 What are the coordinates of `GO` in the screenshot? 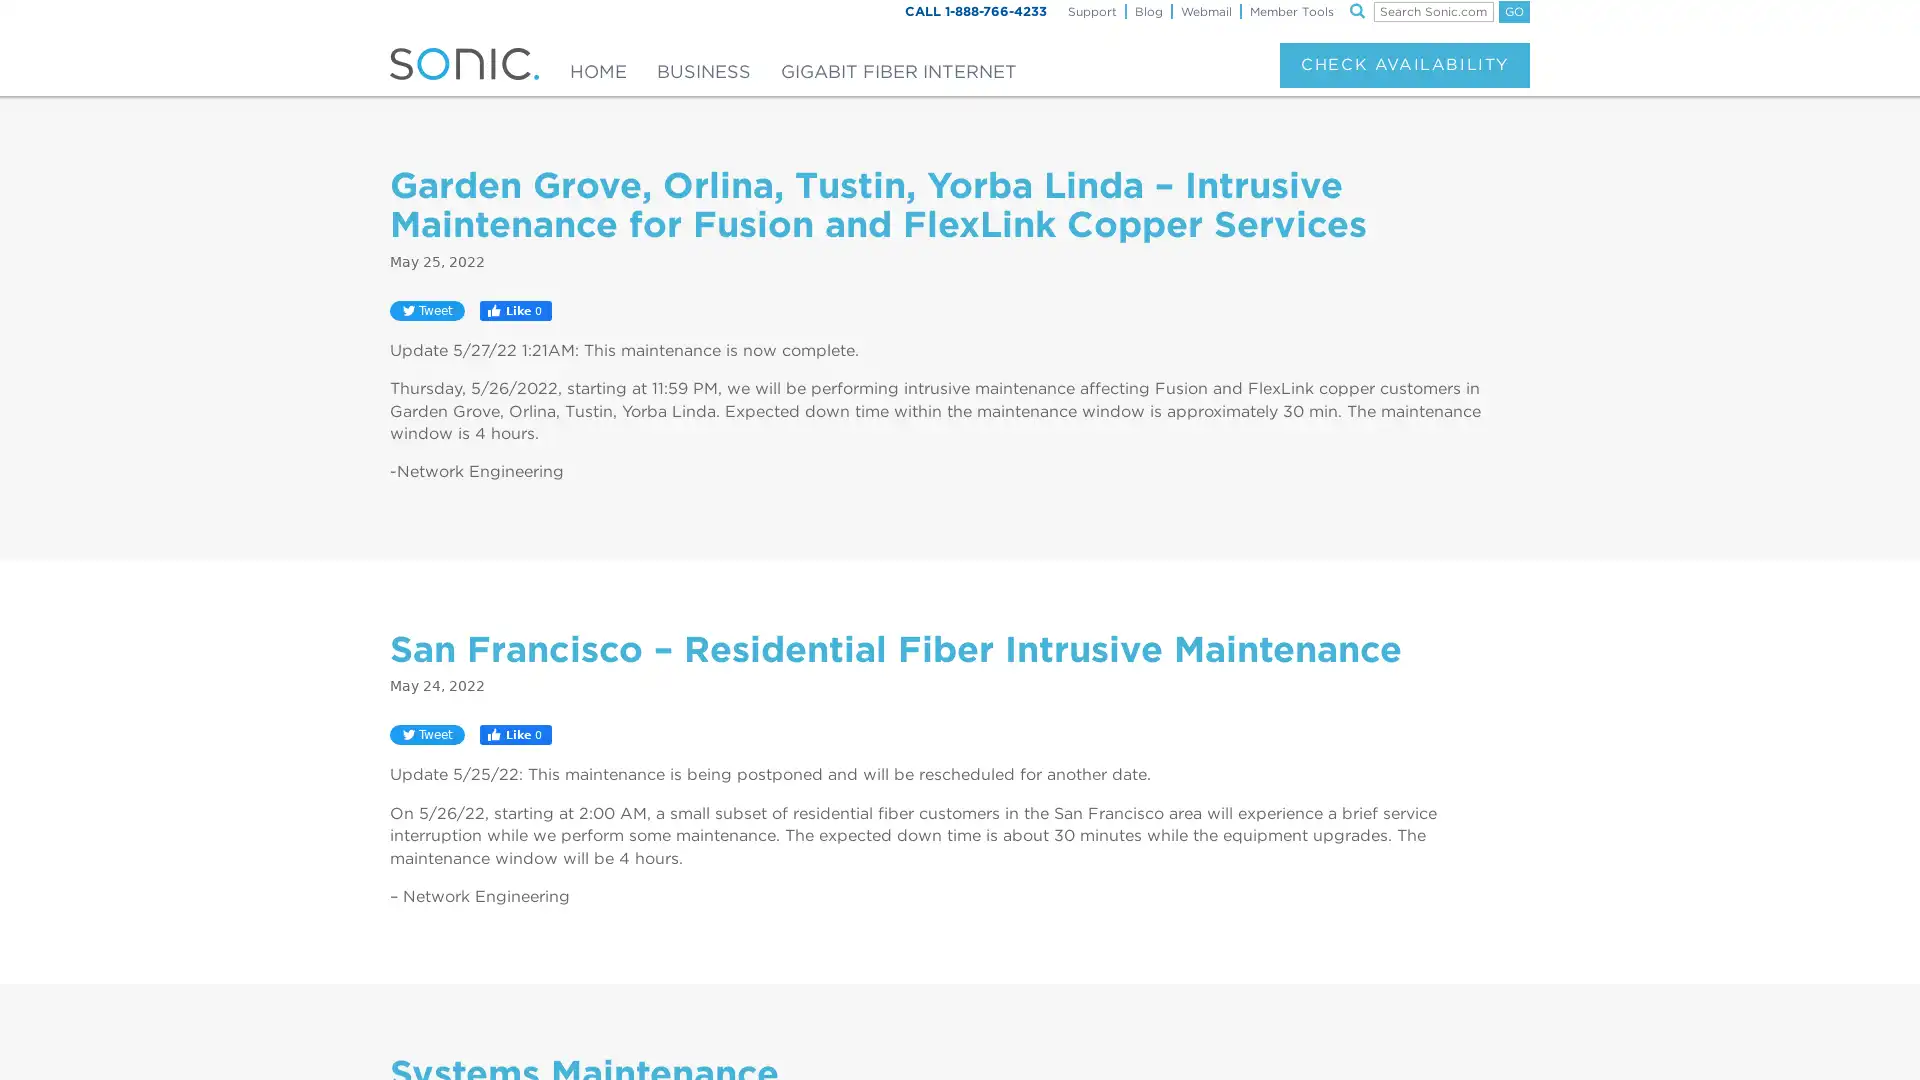 It's located at (1514, 11).